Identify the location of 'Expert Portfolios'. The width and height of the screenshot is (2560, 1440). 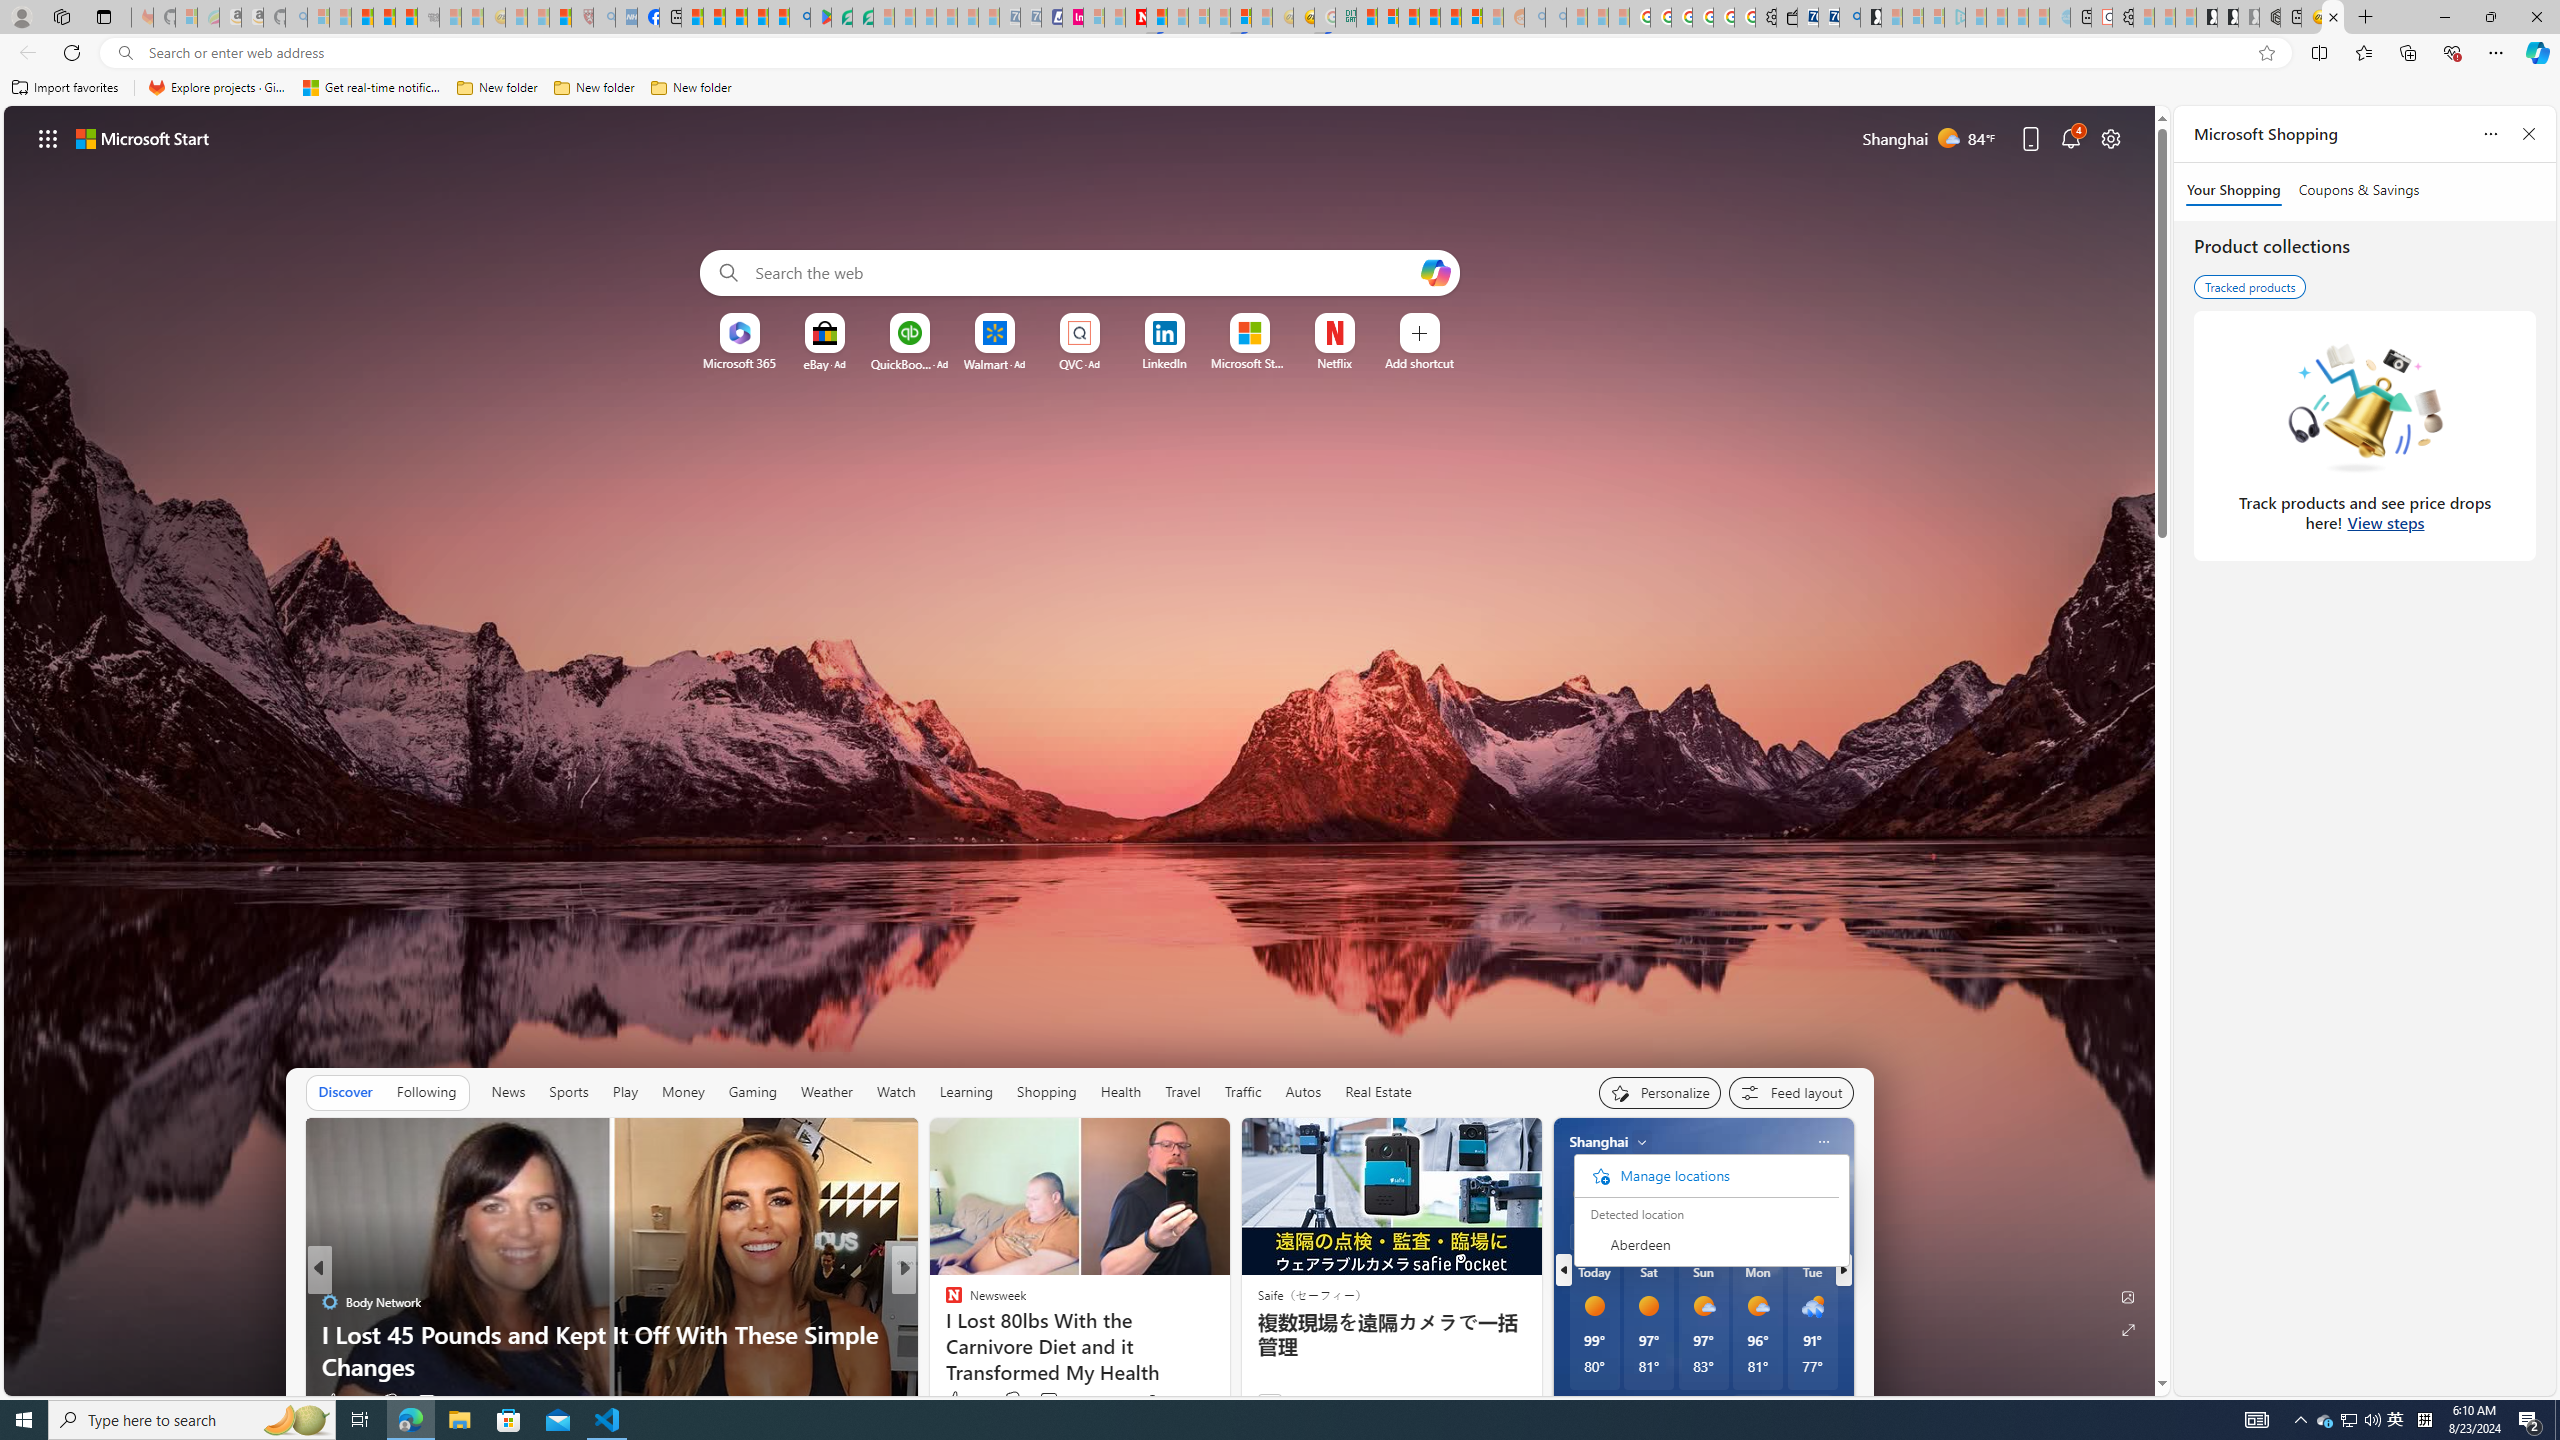
(1428, 16).